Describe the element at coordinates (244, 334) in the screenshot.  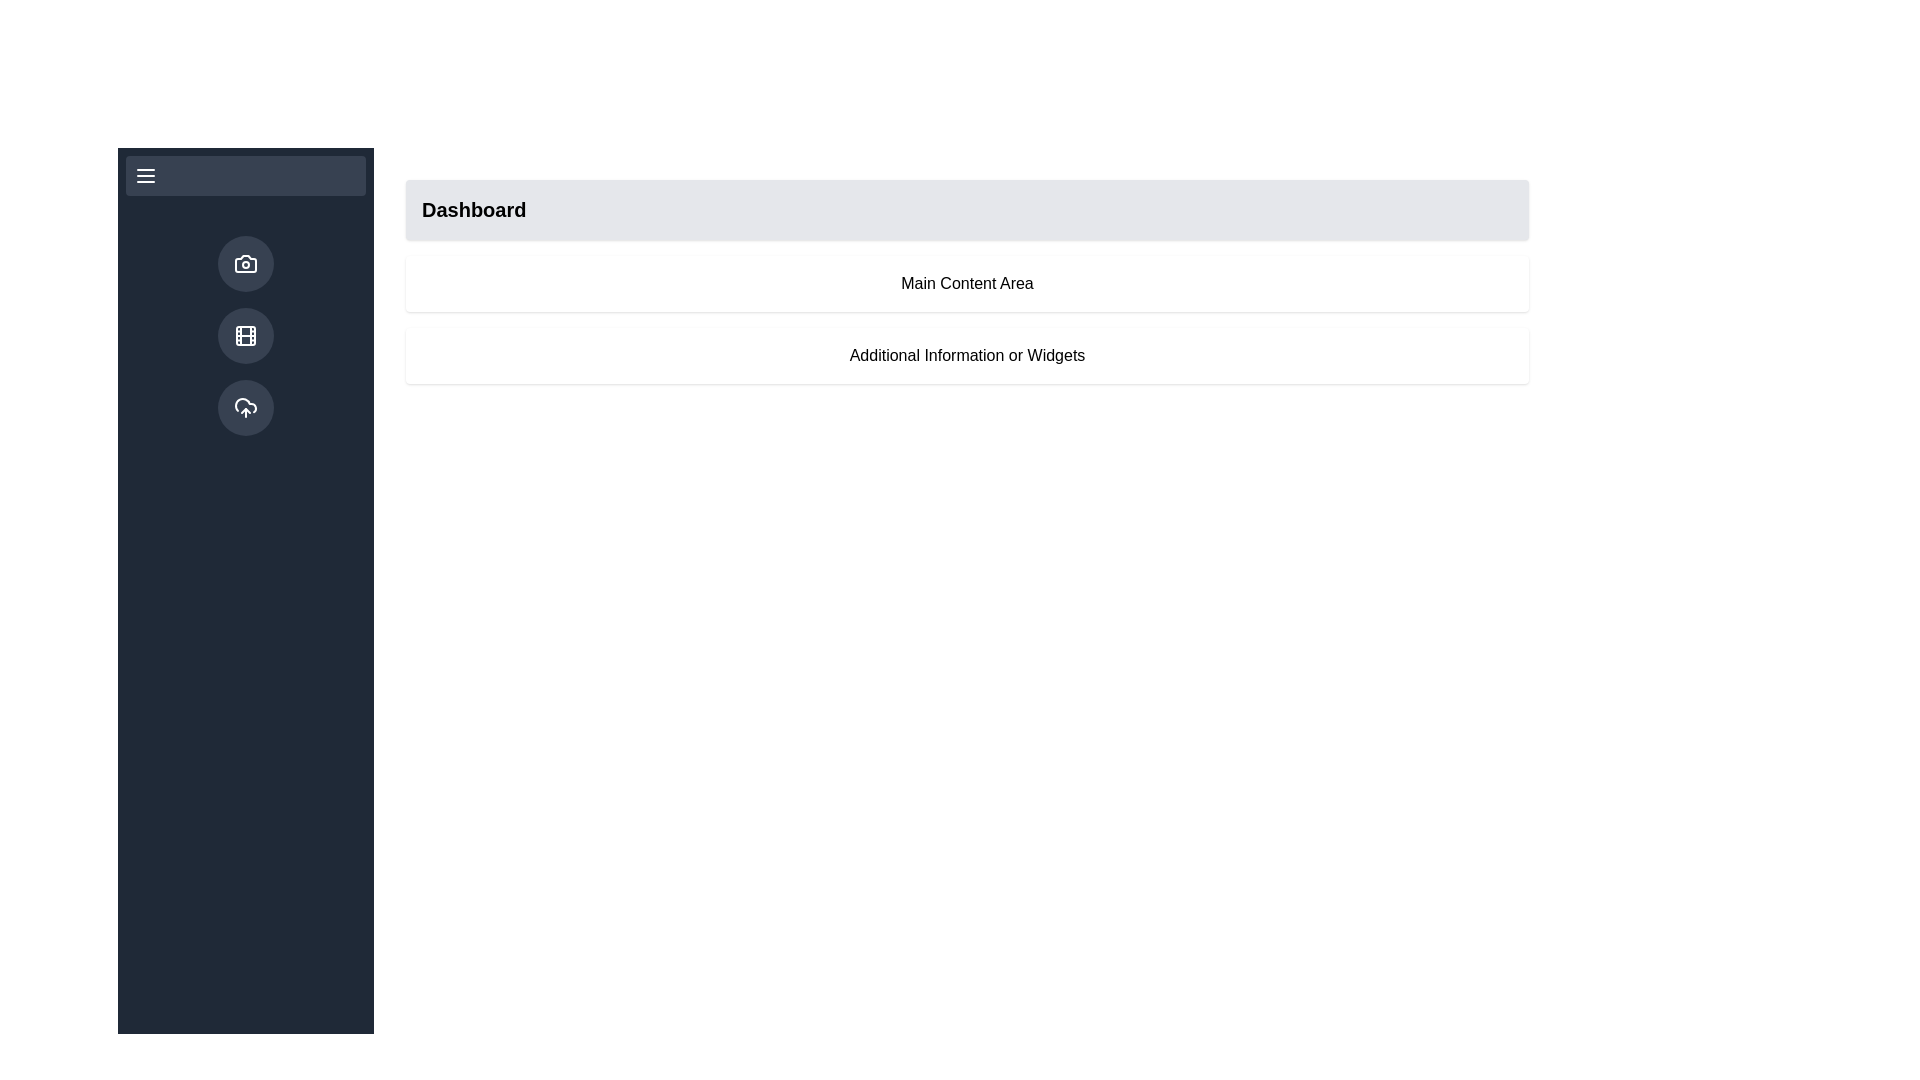
I see `the rectangular film strip icon with rounded corners located` at that location.